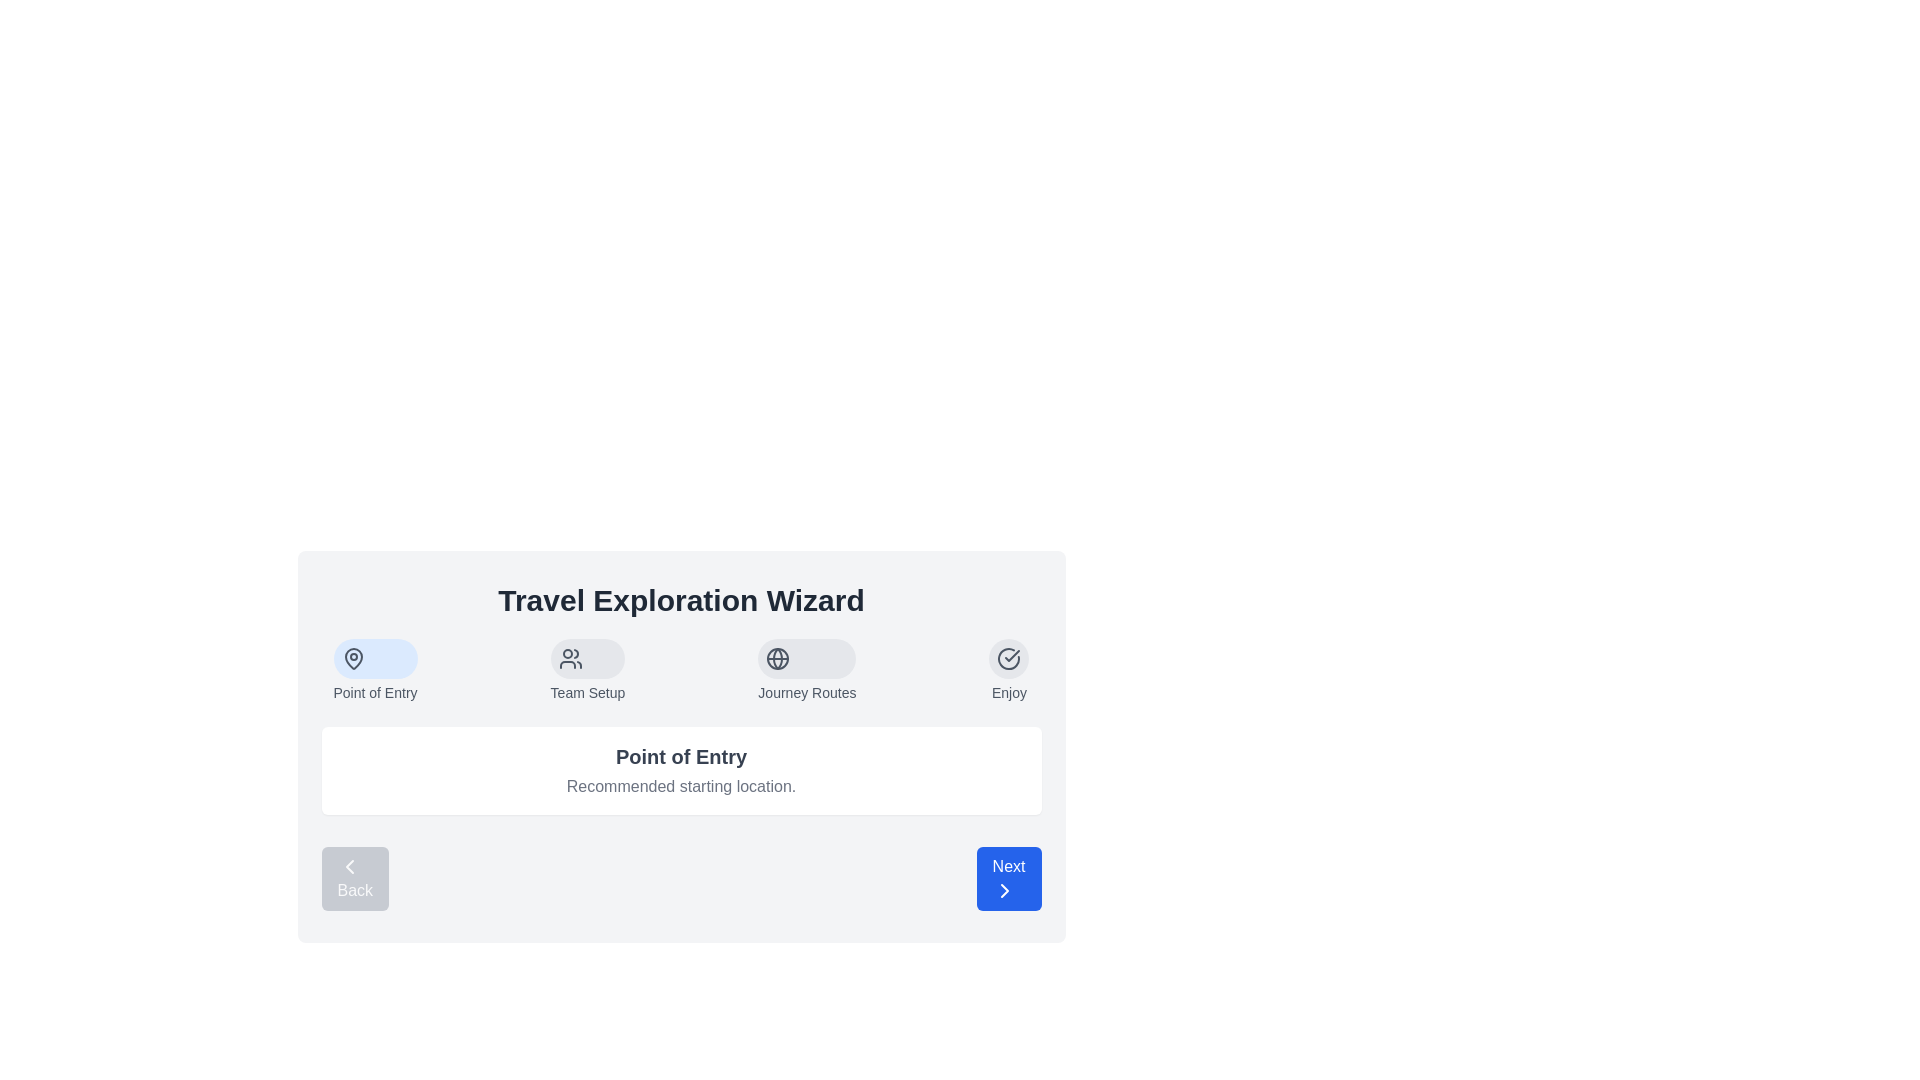  I want to click on the 'Point of Entry' navigation button, which is the first item in the horizontal sequence of navigation options, so click(375, 671).